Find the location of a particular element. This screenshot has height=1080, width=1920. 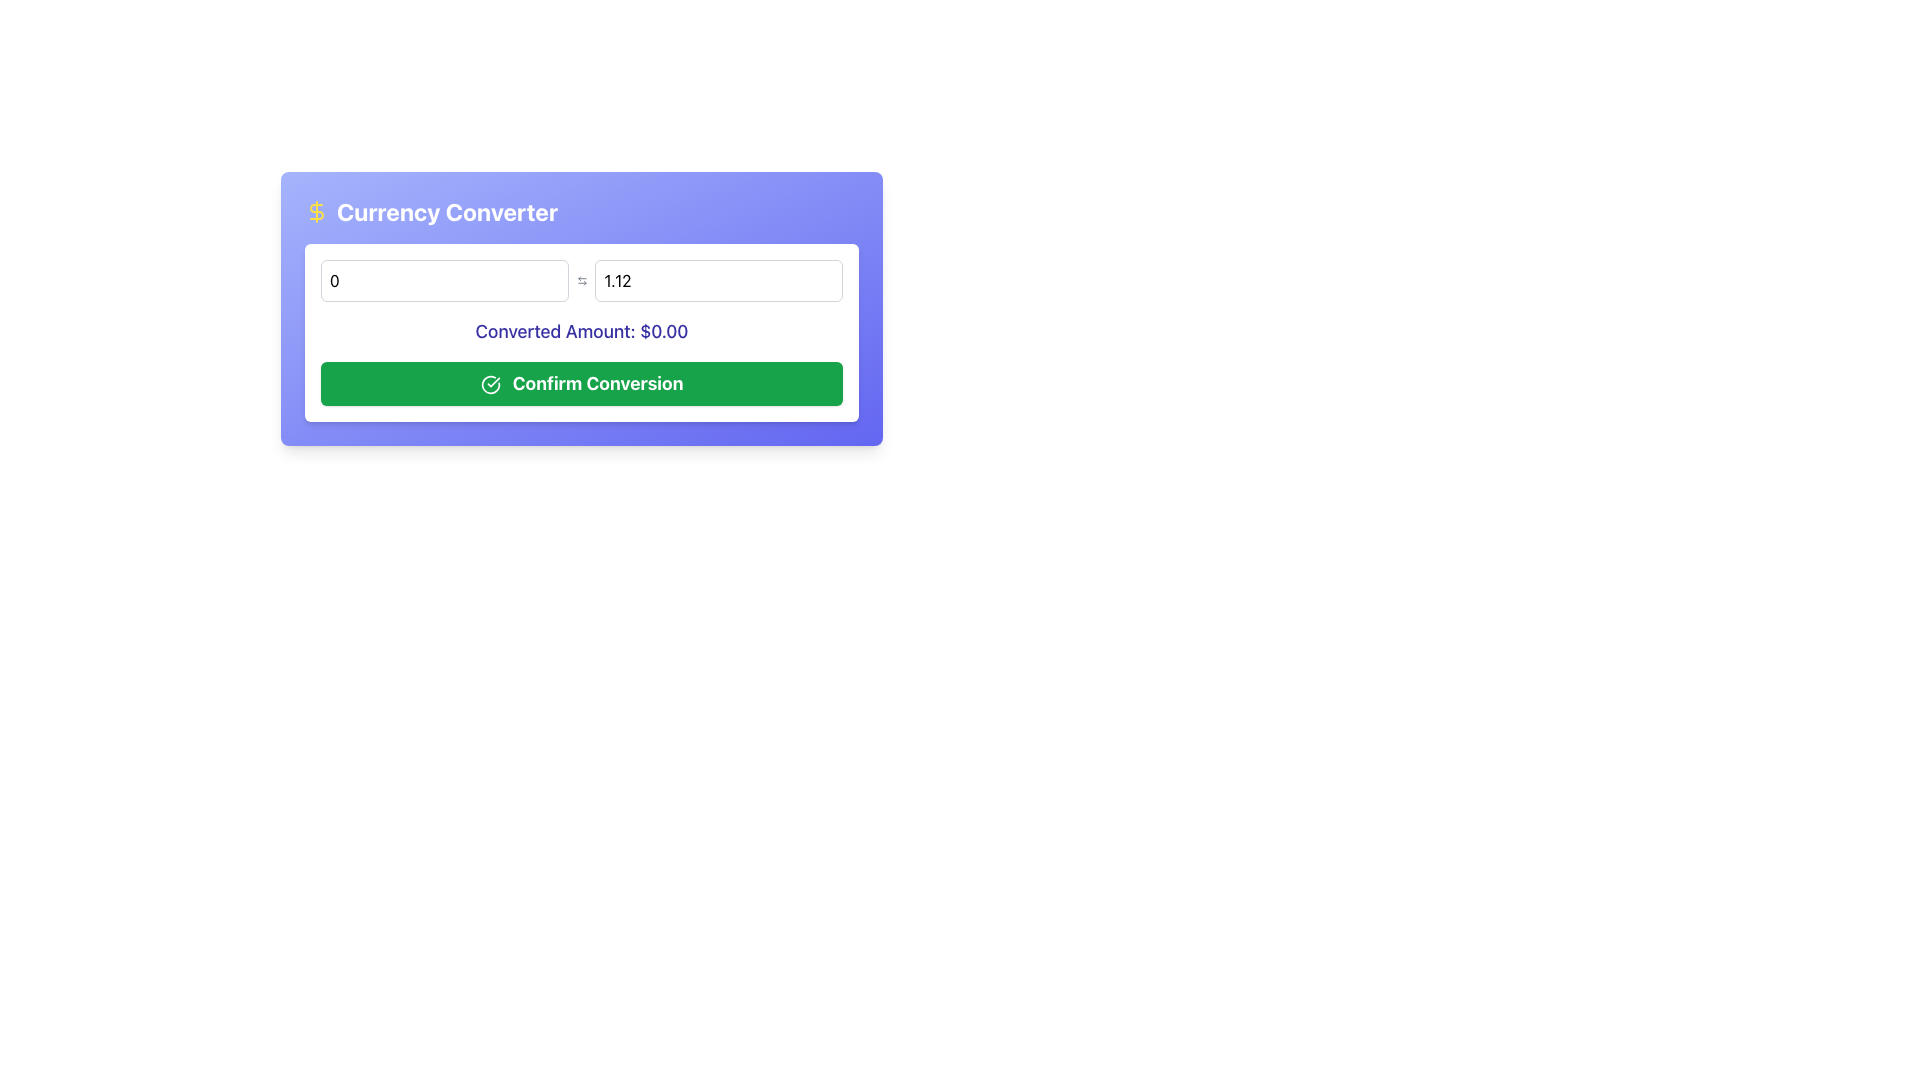

the swap icon located between two input fields is located at coordinates (580, 281).